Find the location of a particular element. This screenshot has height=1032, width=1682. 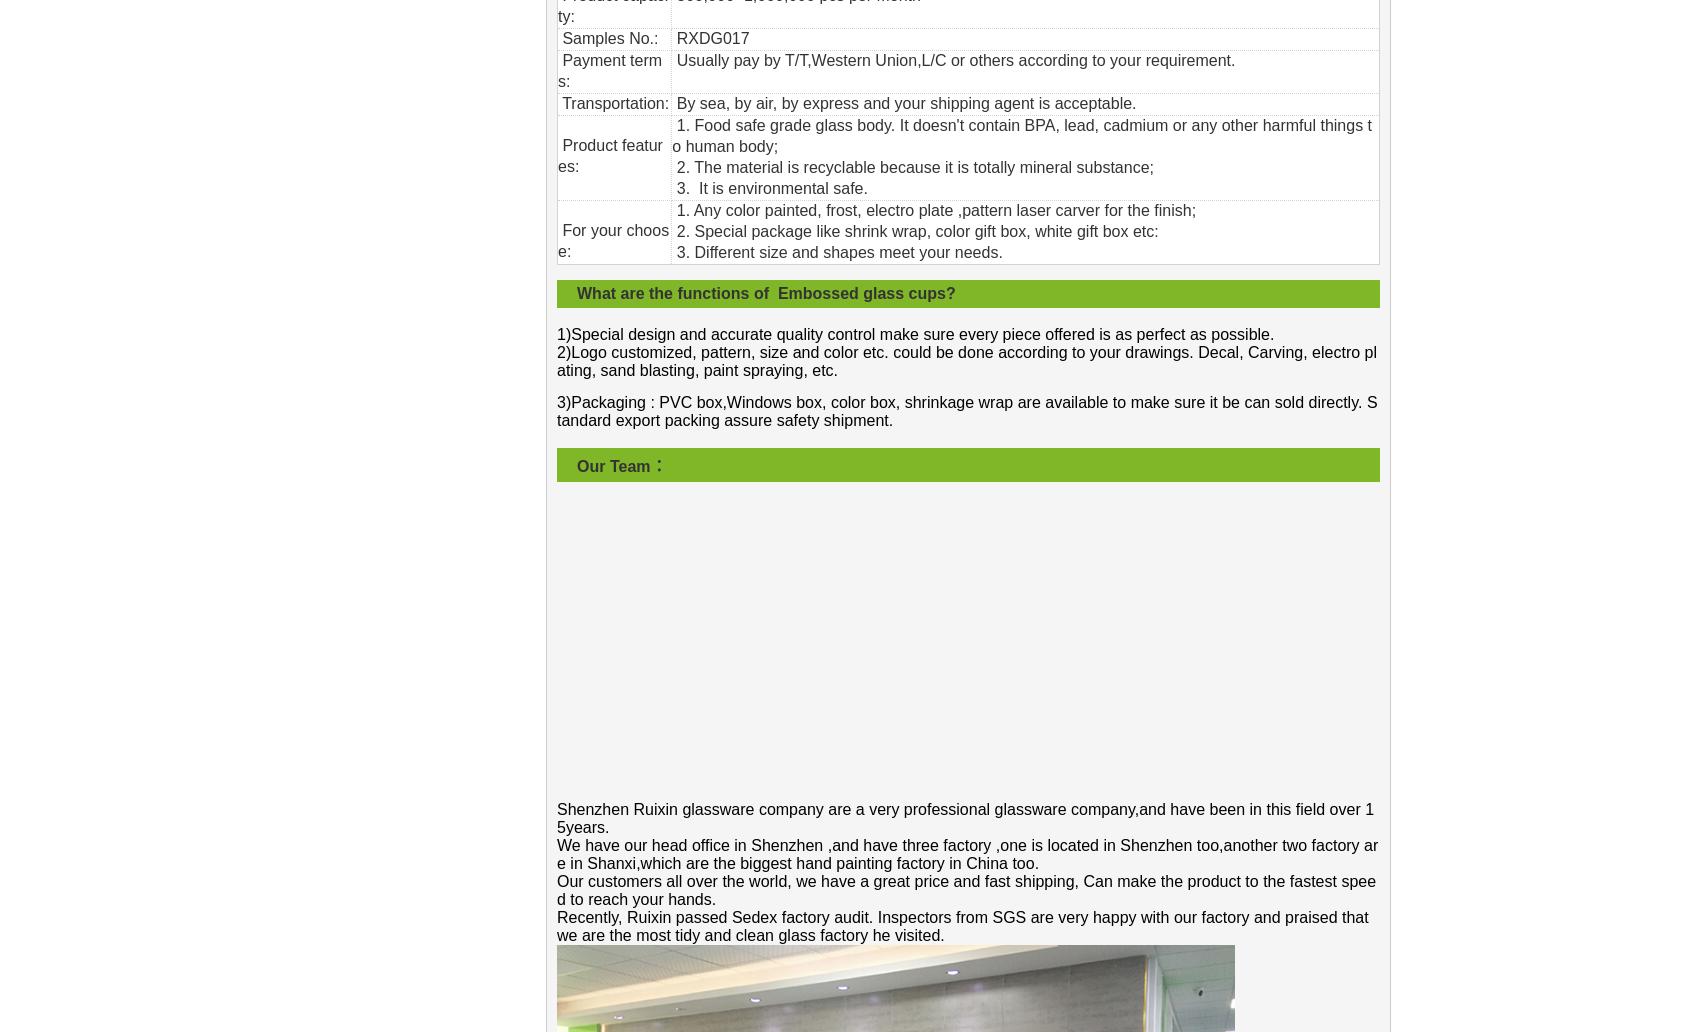

':' is located at coordinates (664, 103).